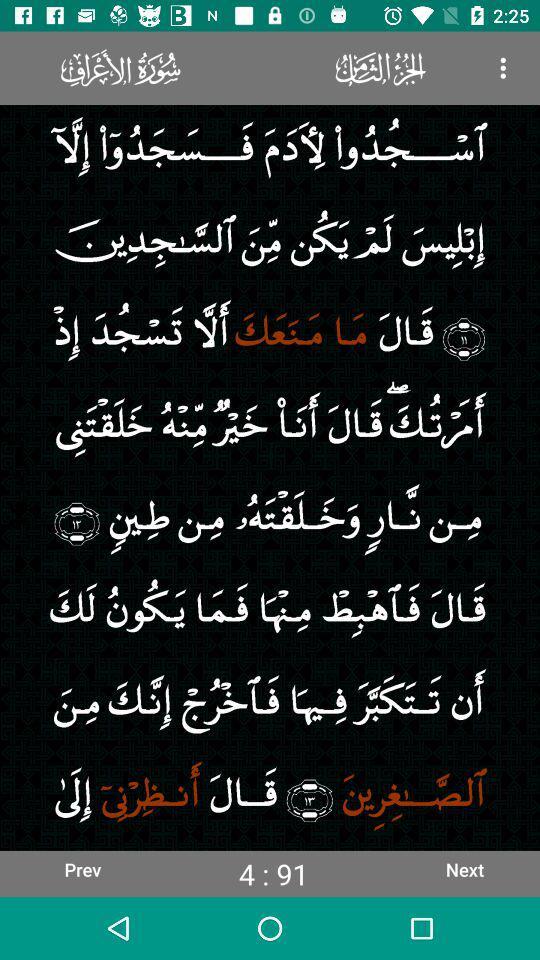 The height and width of the screenshot is (960, 540). What do you see at coordinates (464, 868) in the screenshot?
I see `the icon to the right of the 4 : 91` at bounding box center [464, 868].